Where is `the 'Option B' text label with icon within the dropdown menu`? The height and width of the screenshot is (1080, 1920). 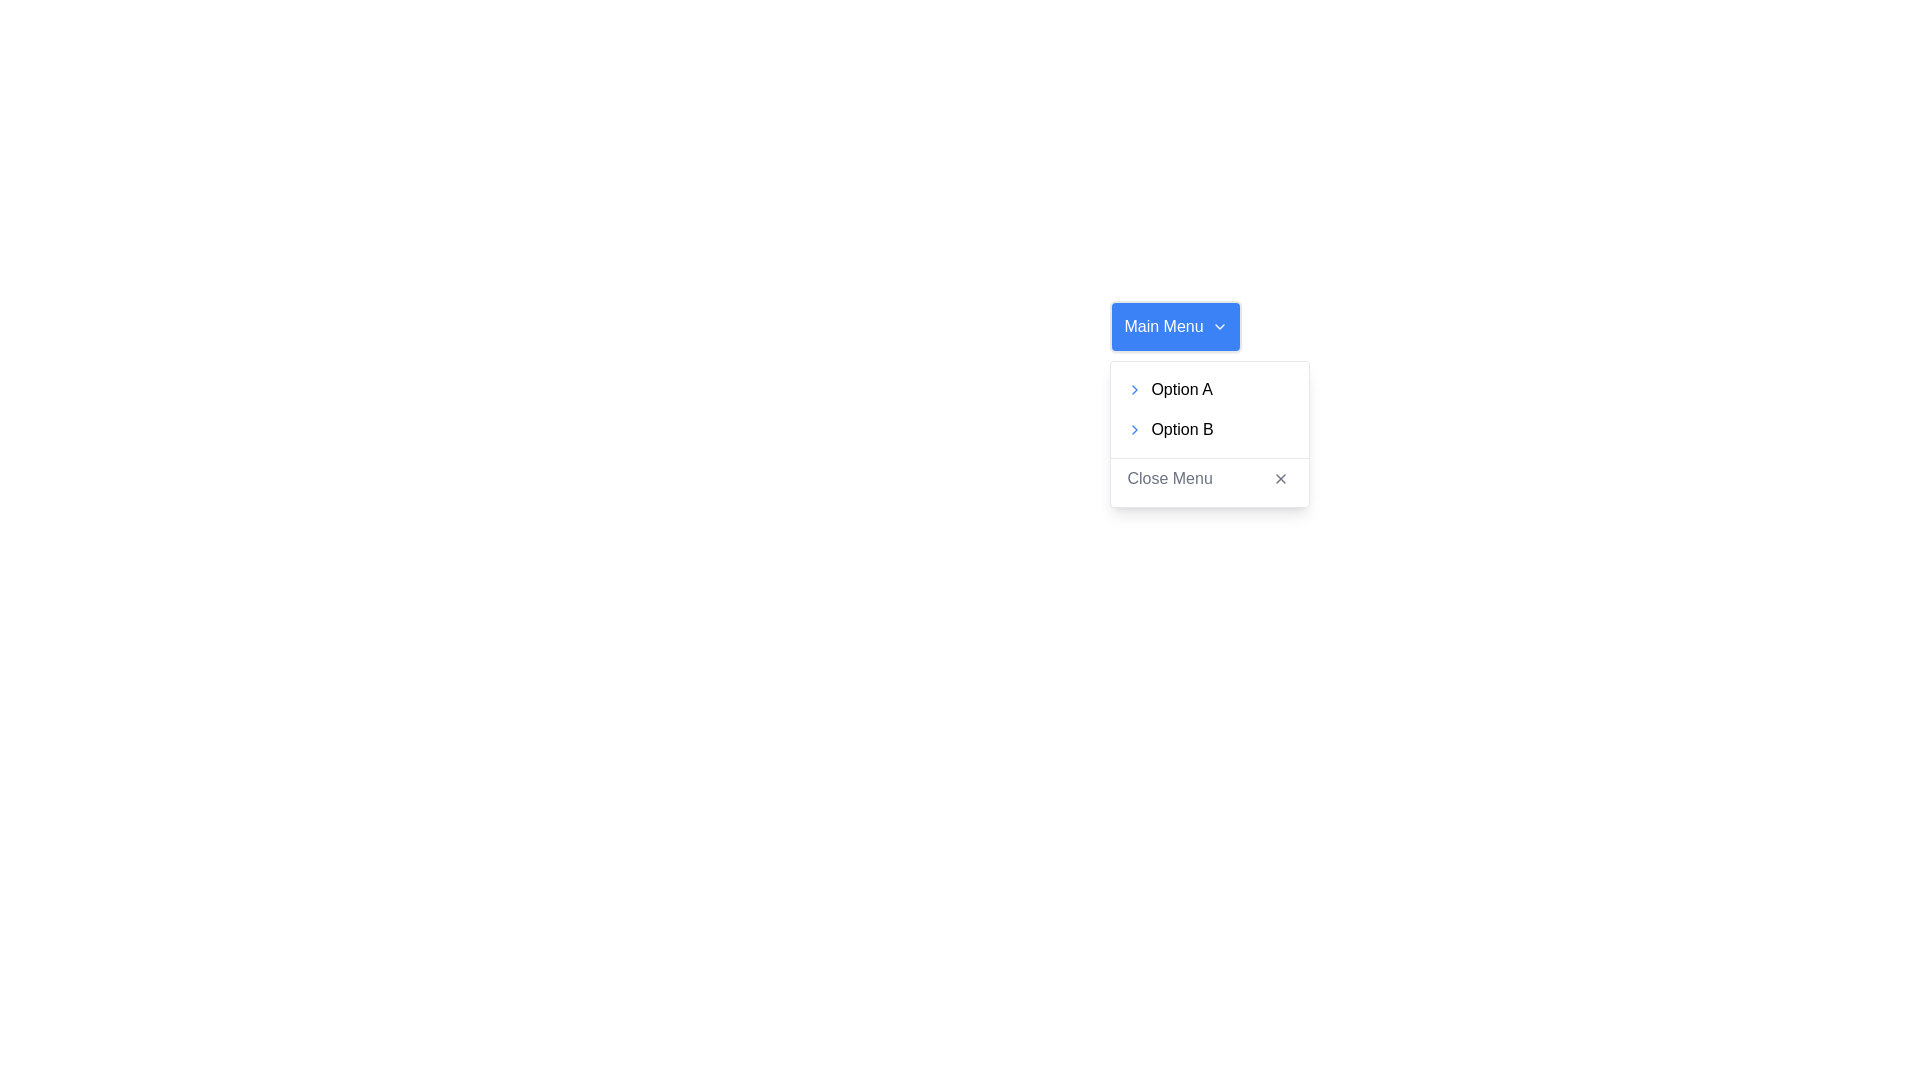
the 'Option B' text label with icon within the dropdown menu is located at coordinates (1209, 433).